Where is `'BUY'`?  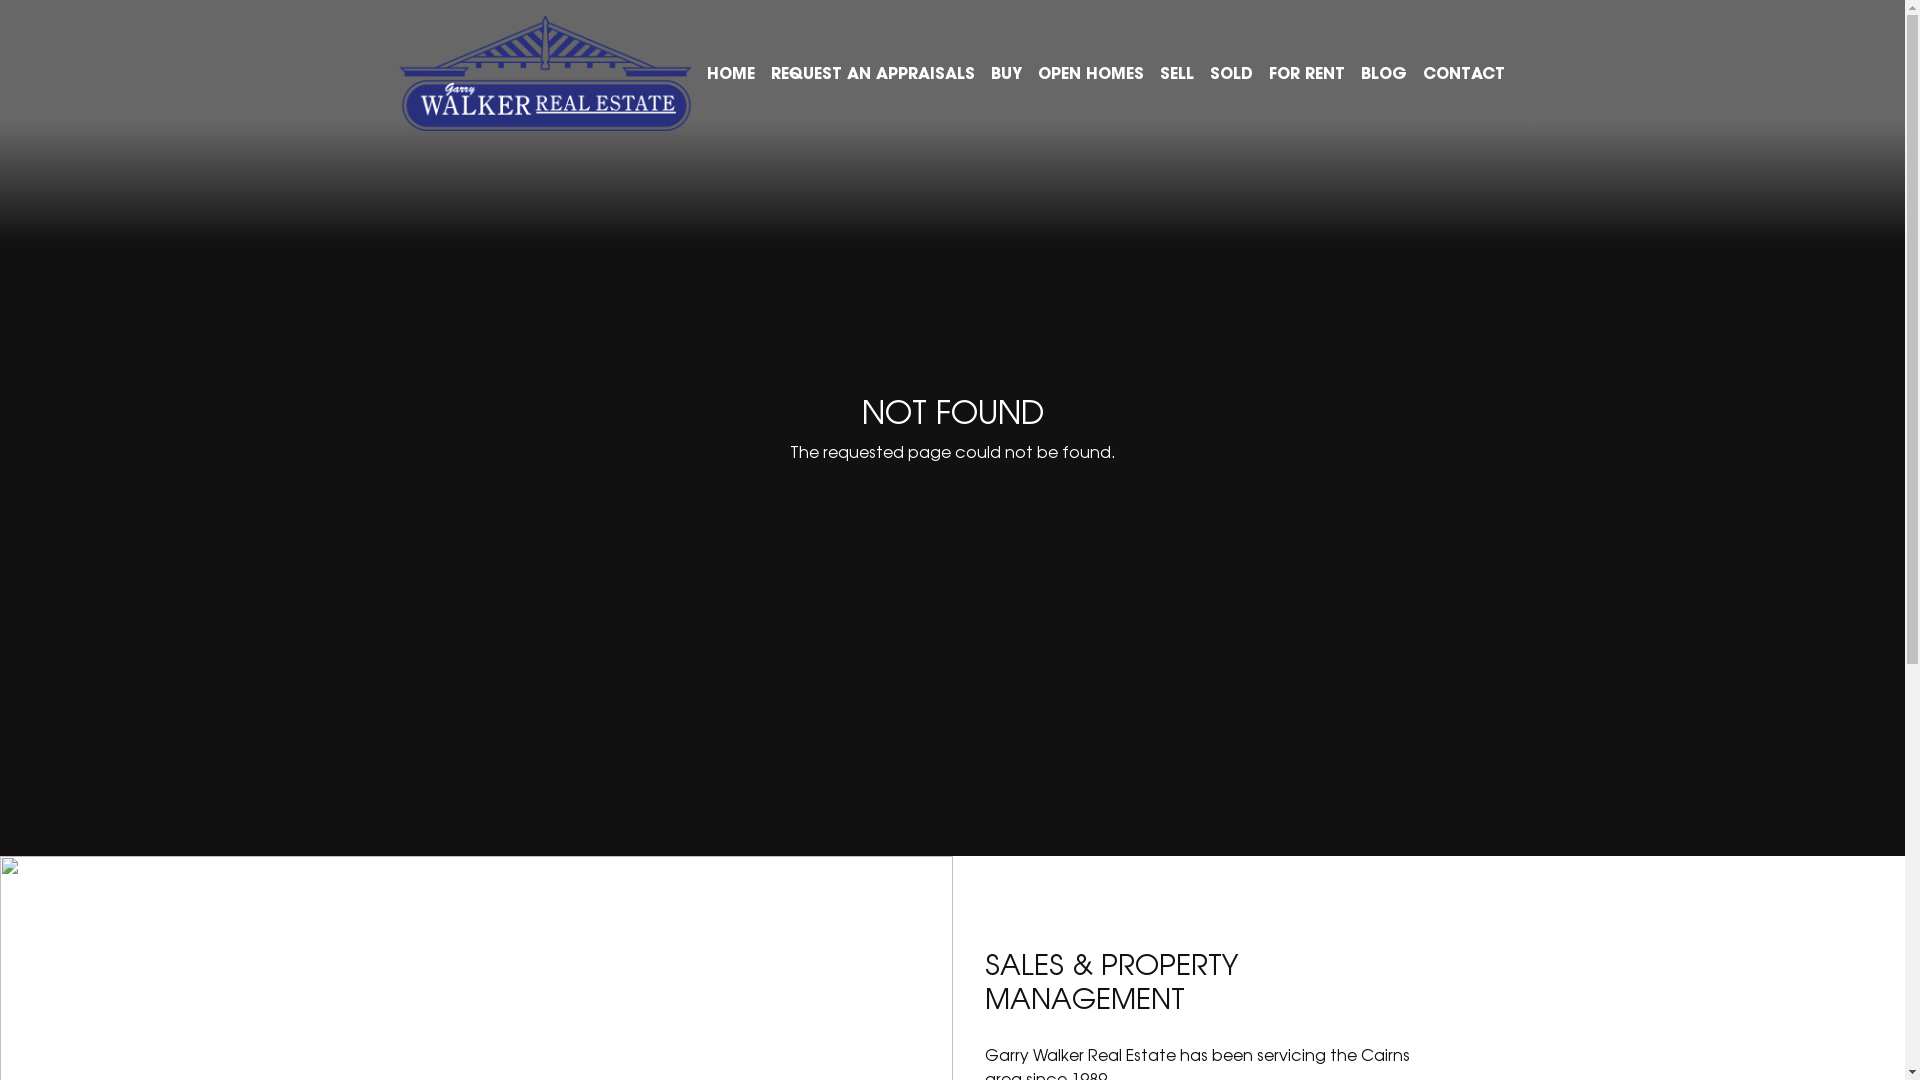
'BUY' is located at coordinates (1005, 72).